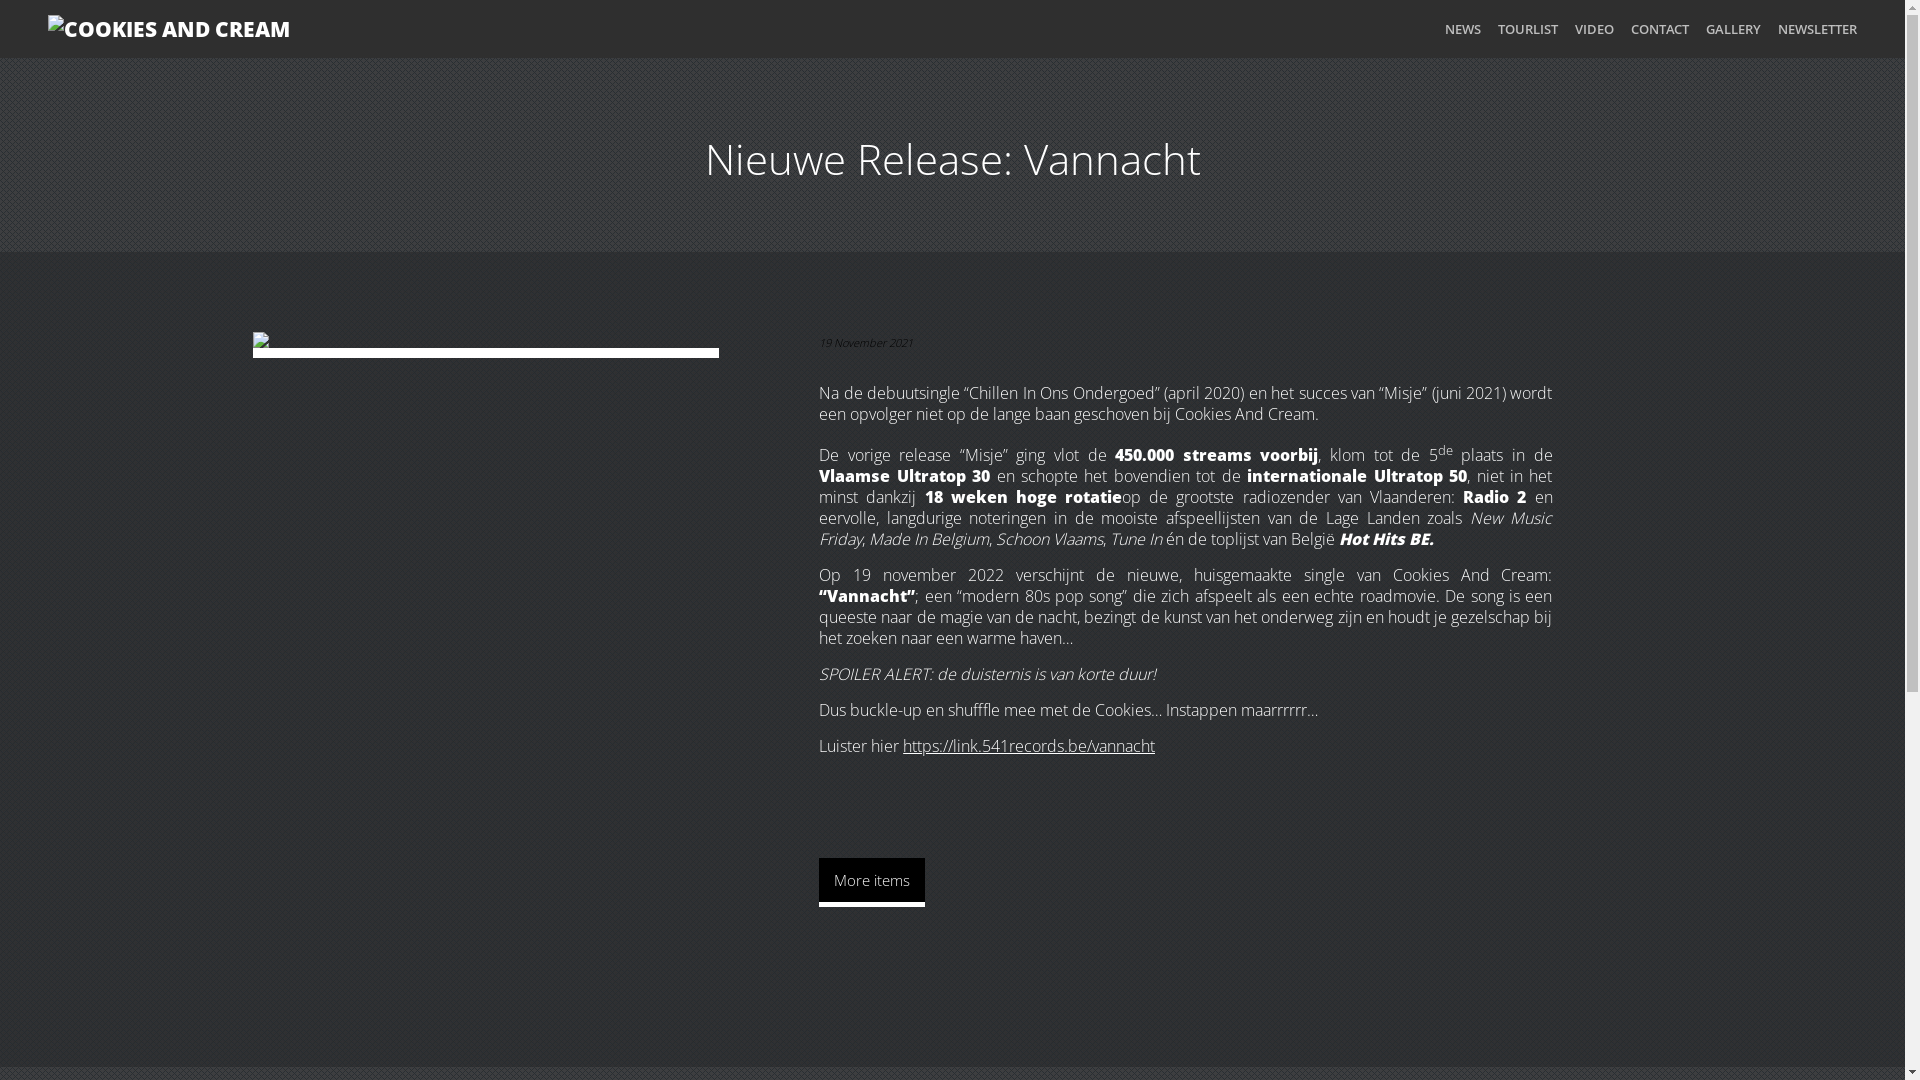  What do you see at coordinates (1573, 29) in the screenshot?
I see `'VIDEO'` at bounding box center [1573, 29].